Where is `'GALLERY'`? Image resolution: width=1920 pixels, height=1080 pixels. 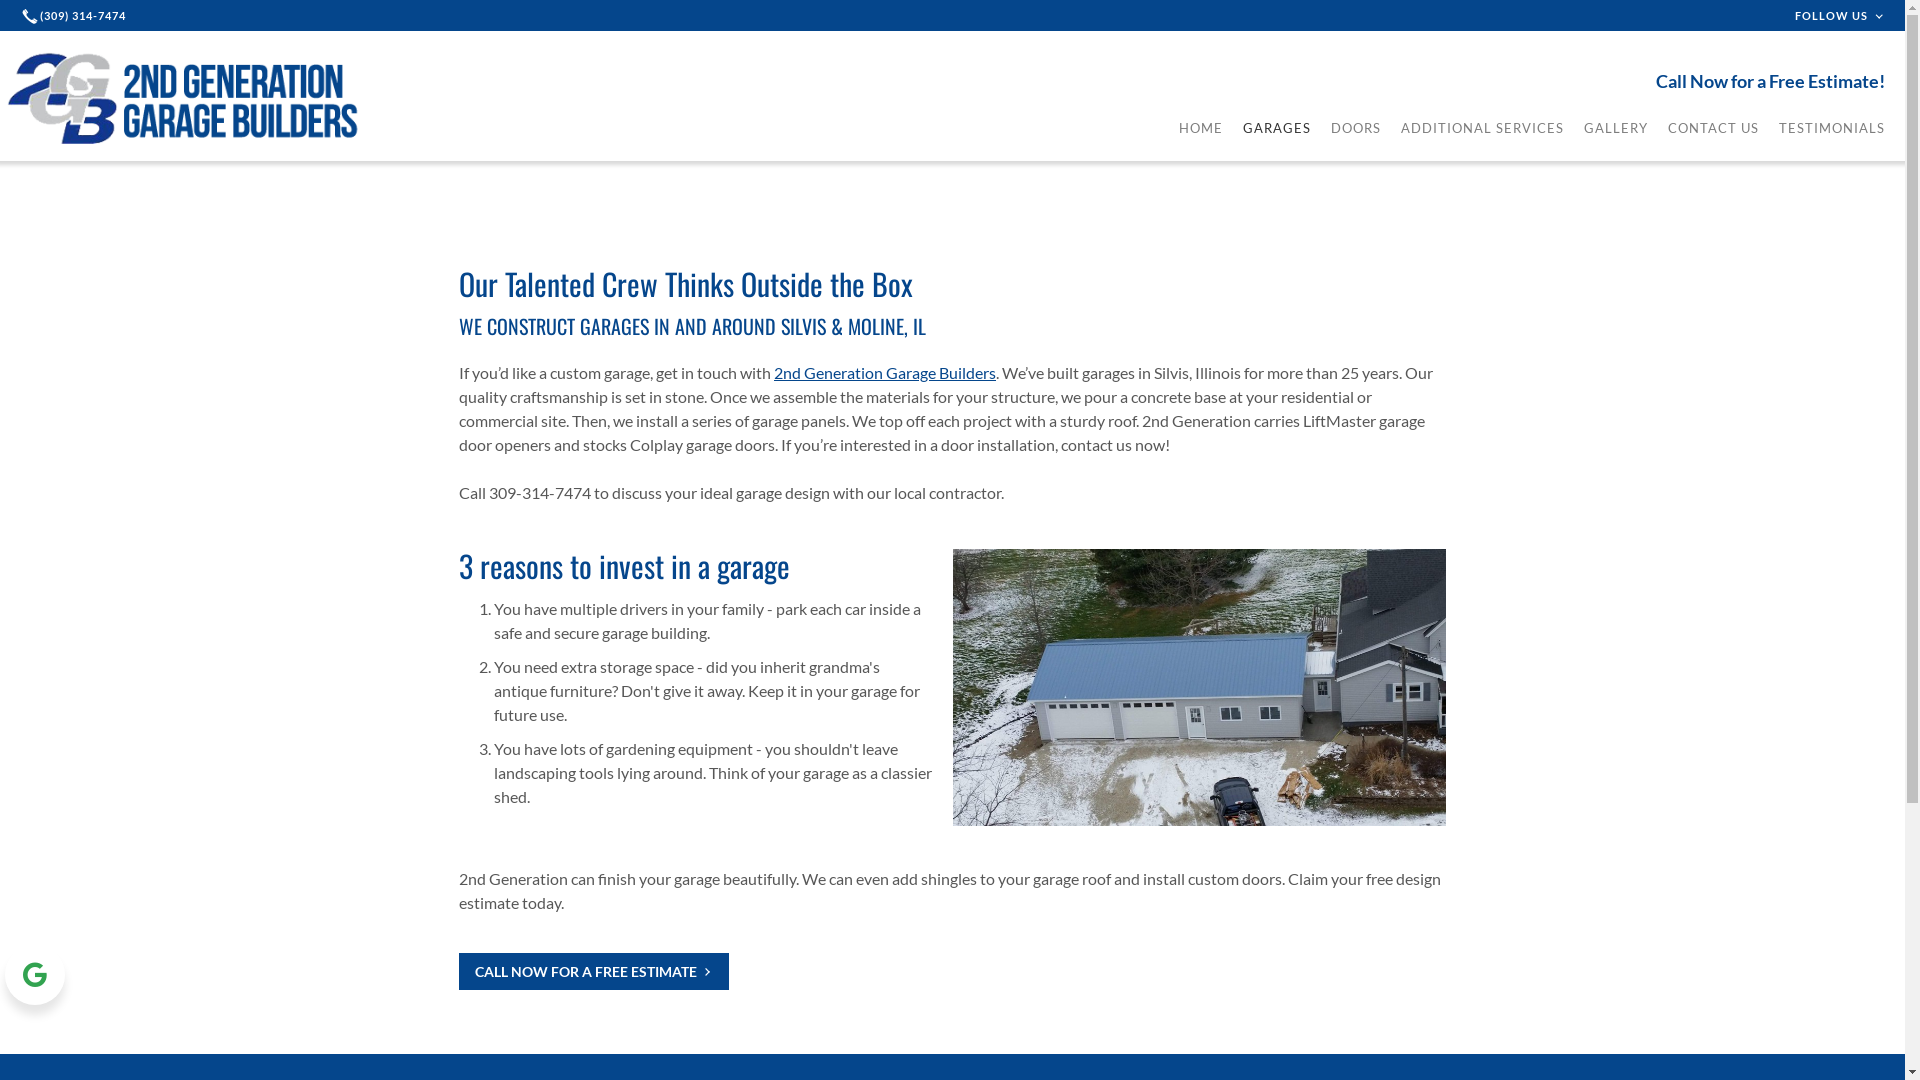 'GALLERY' is located at coordinates (1616, 127).